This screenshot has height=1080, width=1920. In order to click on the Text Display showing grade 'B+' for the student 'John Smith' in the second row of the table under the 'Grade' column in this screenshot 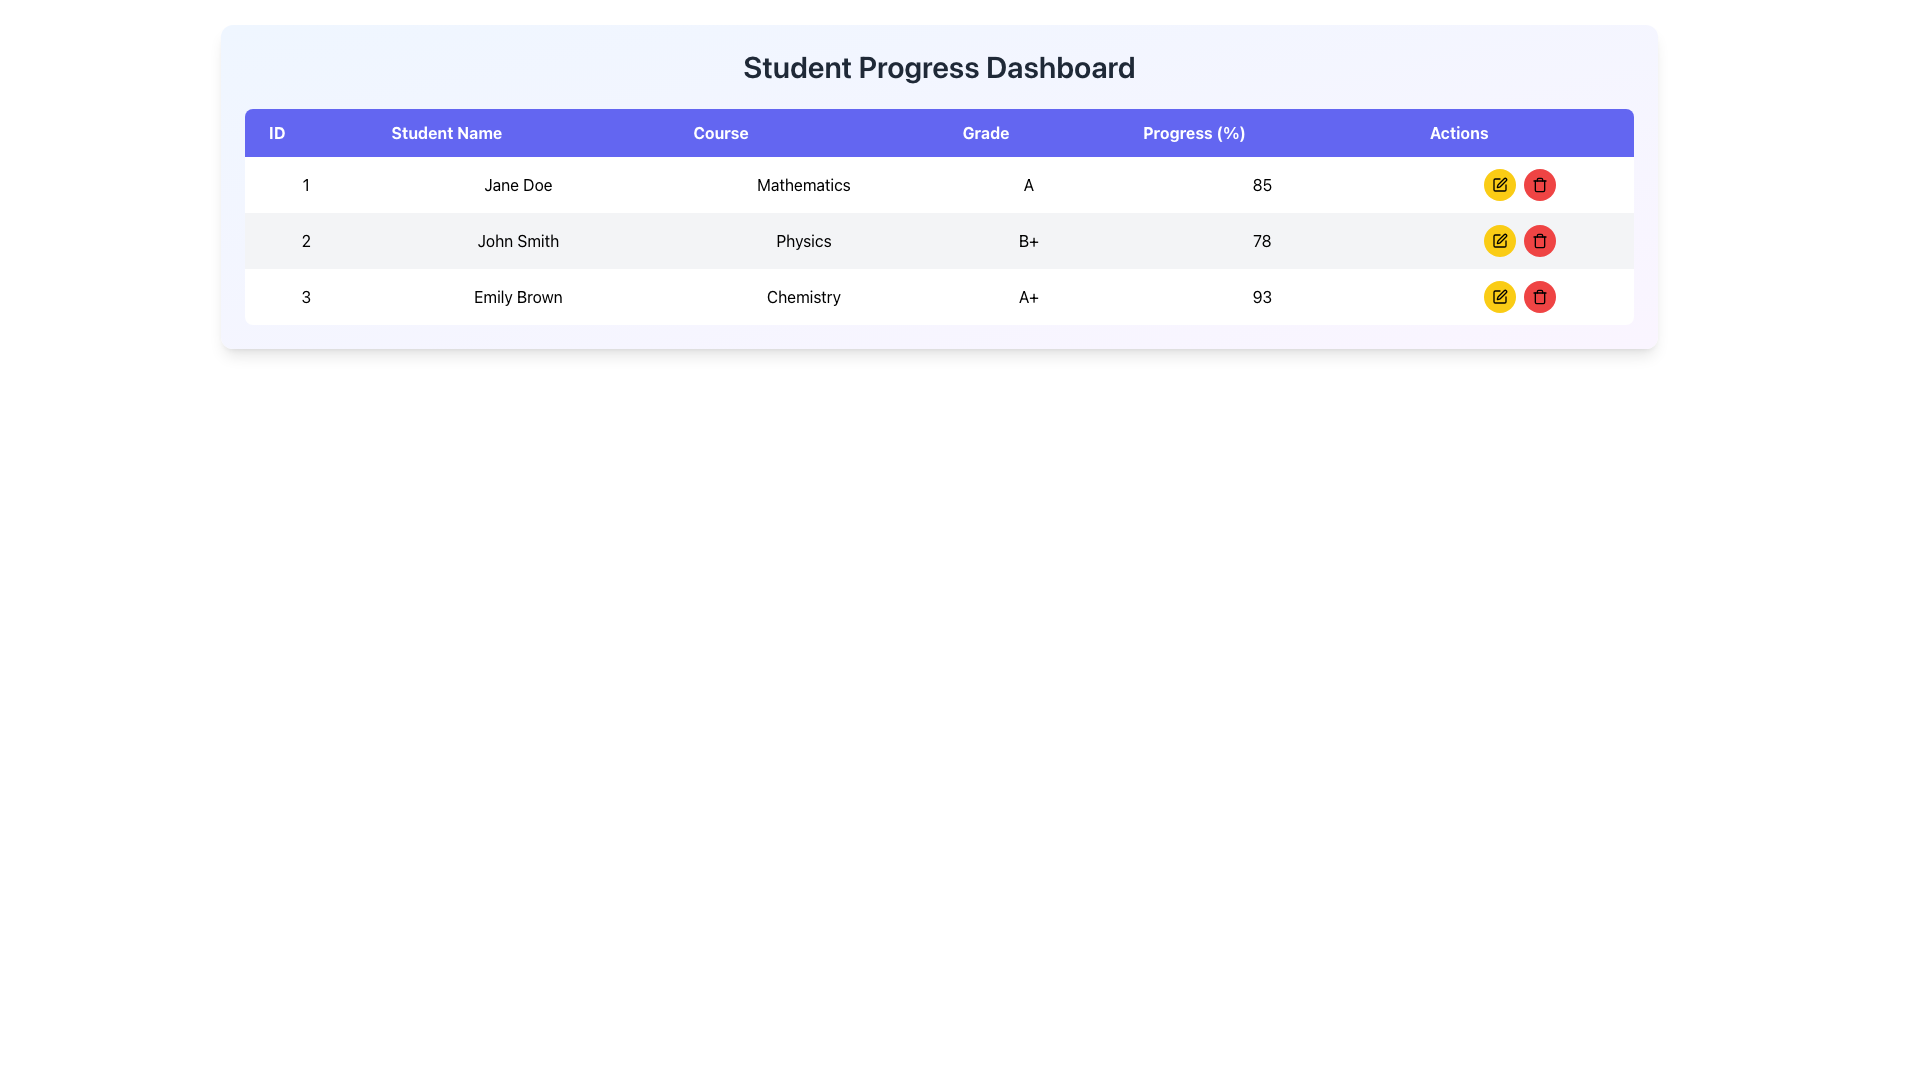, I will do `click(1028, 239)`.